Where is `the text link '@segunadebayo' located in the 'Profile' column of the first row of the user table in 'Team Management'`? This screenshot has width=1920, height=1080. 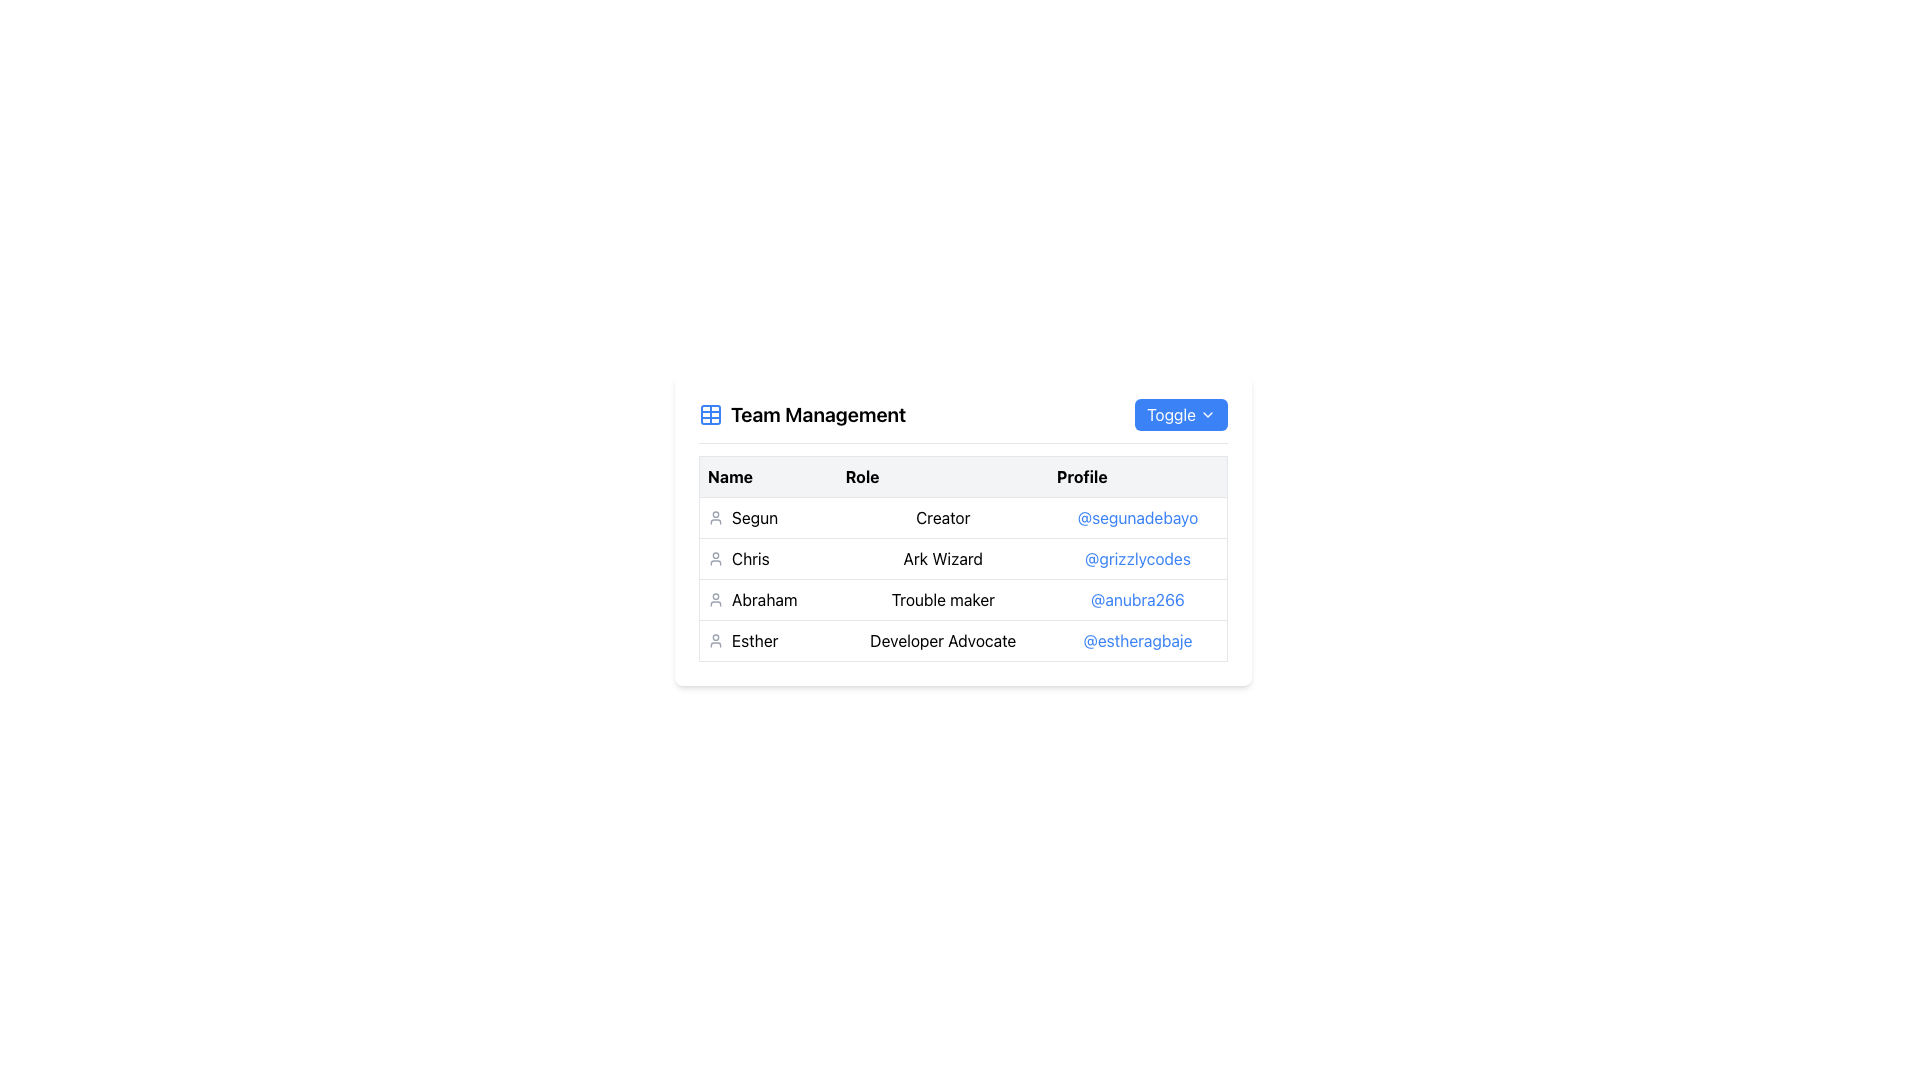
the text link '@segunadebayo' located in the 'Profile' column of the first row of the user table in 'Team Management' is located at coordinates (1137, 516).